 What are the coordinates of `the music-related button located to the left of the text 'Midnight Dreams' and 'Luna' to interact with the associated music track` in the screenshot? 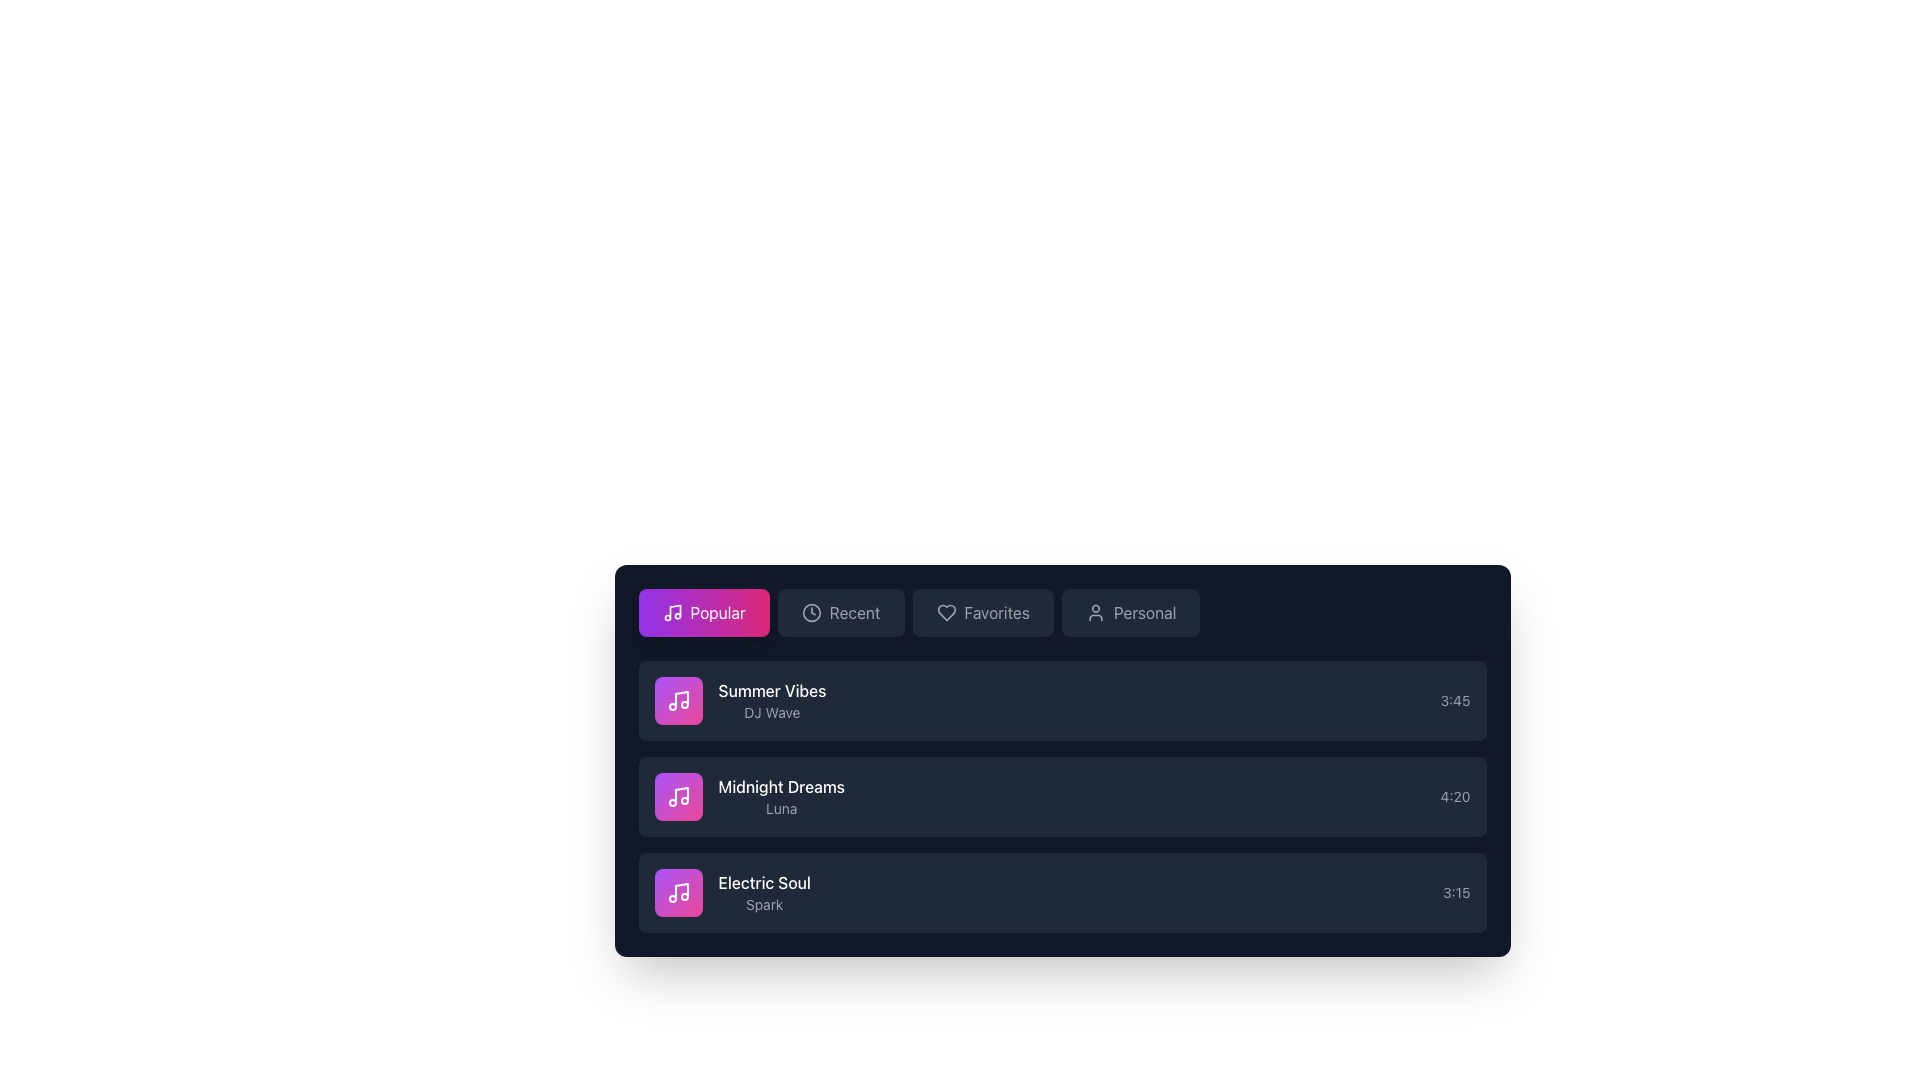 It's located at (678, 796).